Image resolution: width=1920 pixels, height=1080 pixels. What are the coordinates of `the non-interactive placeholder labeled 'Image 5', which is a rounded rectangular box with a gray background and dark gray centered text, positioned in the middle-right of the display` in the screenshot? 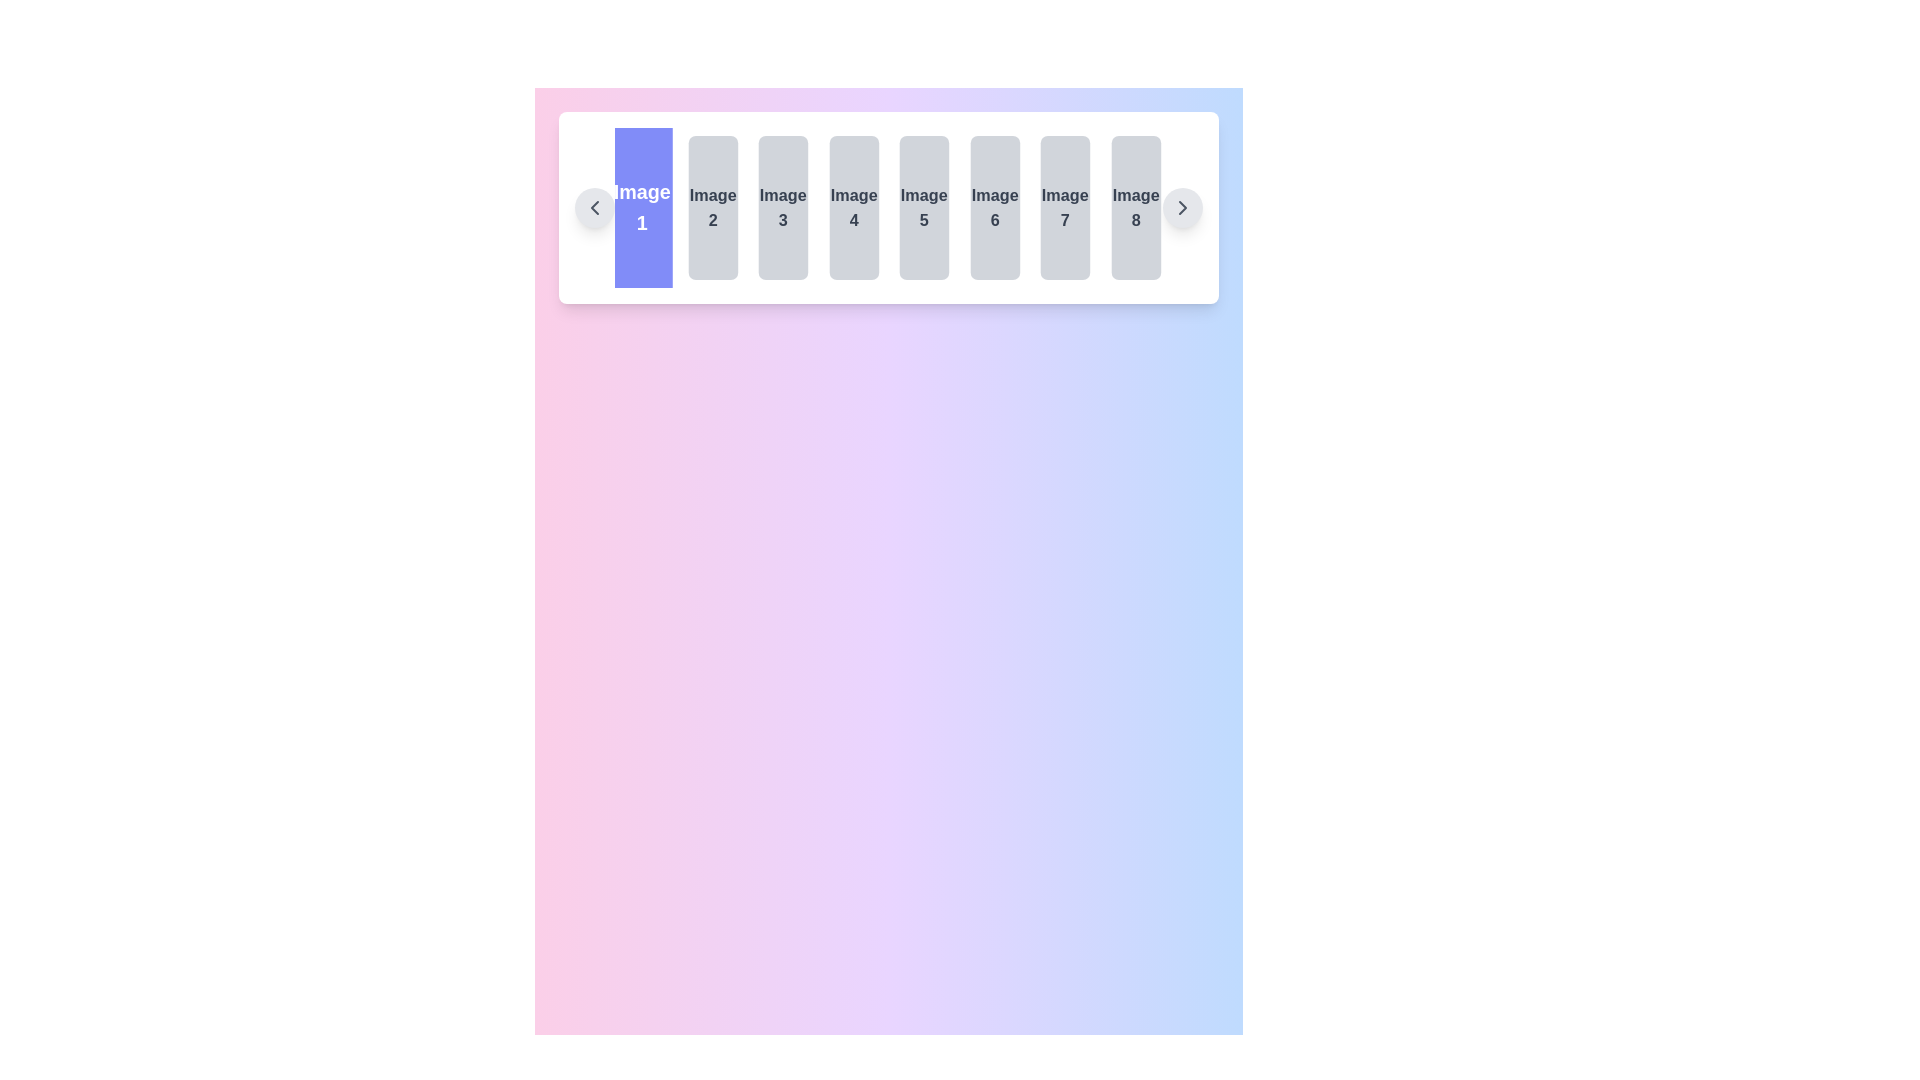 It's located at (923, 208).